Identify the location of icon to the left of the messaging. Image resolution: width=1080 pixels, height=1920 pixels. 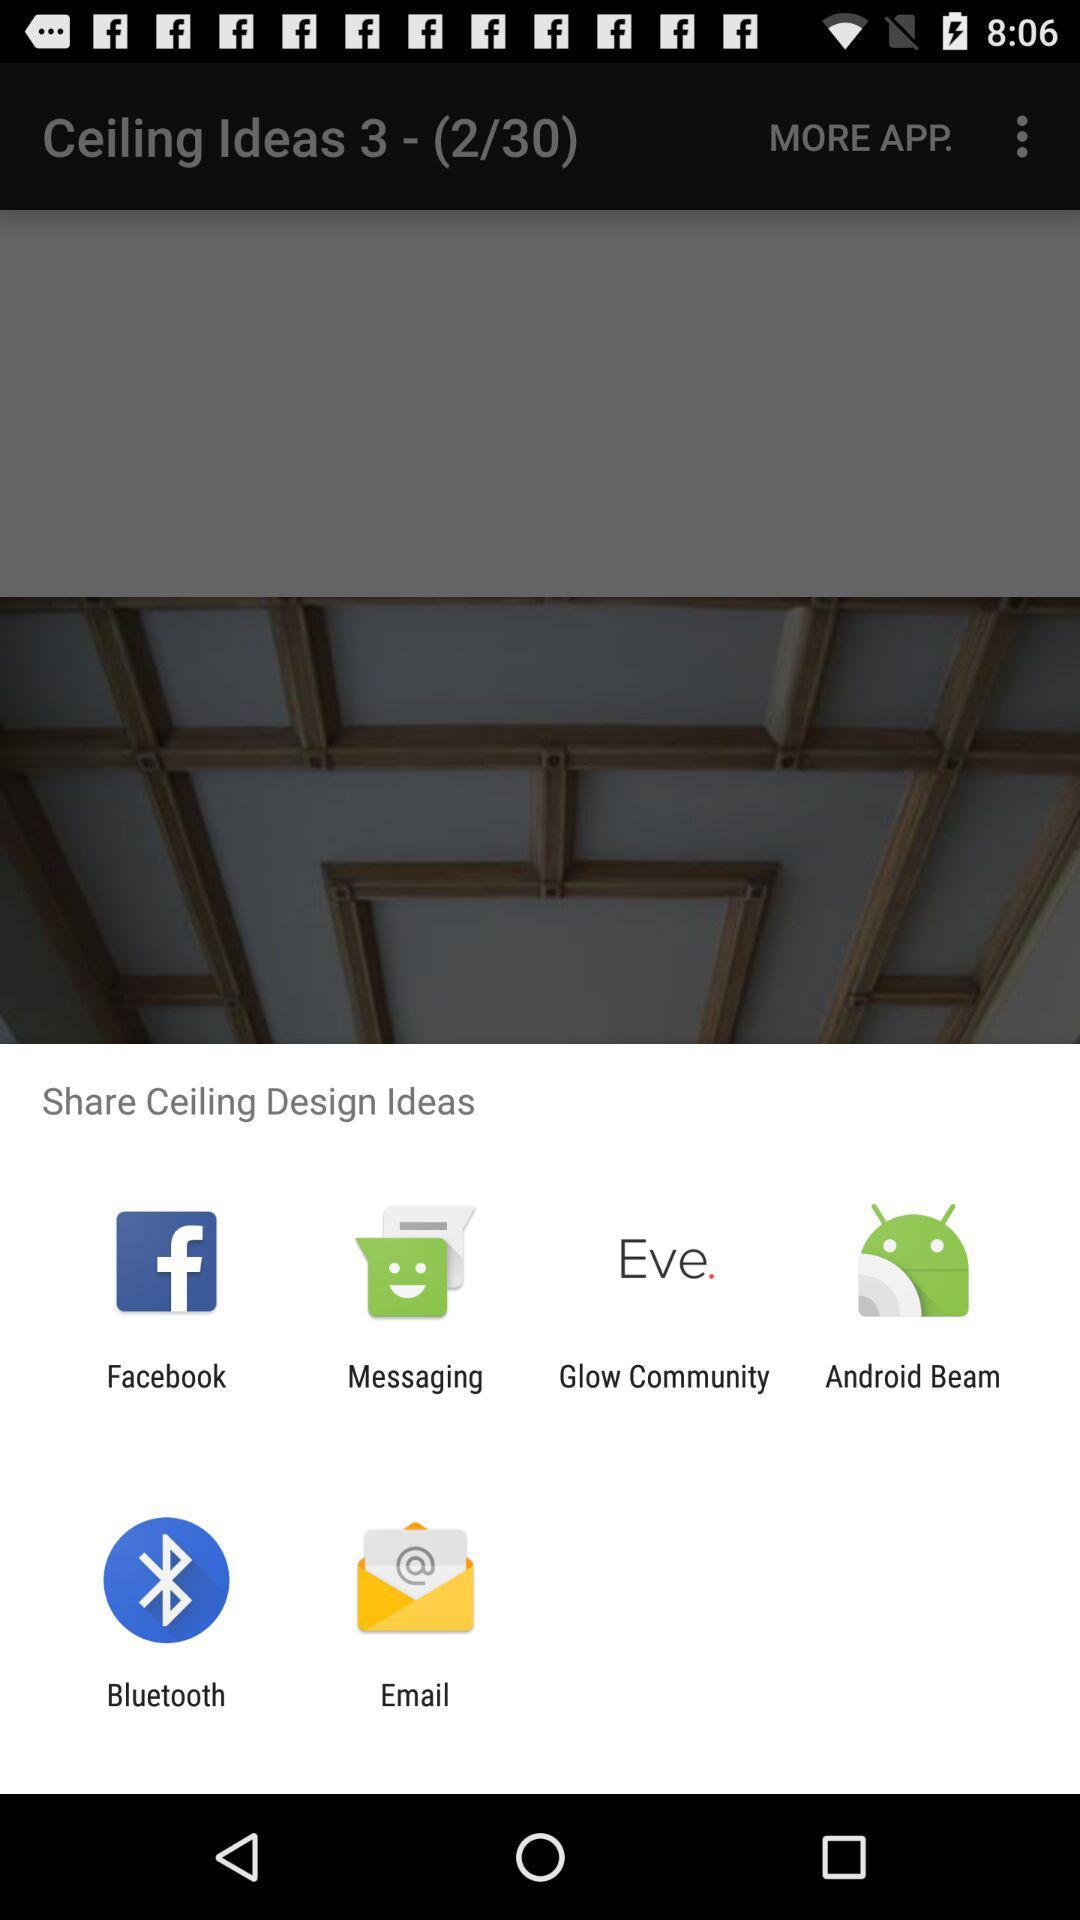
(165, 1392).